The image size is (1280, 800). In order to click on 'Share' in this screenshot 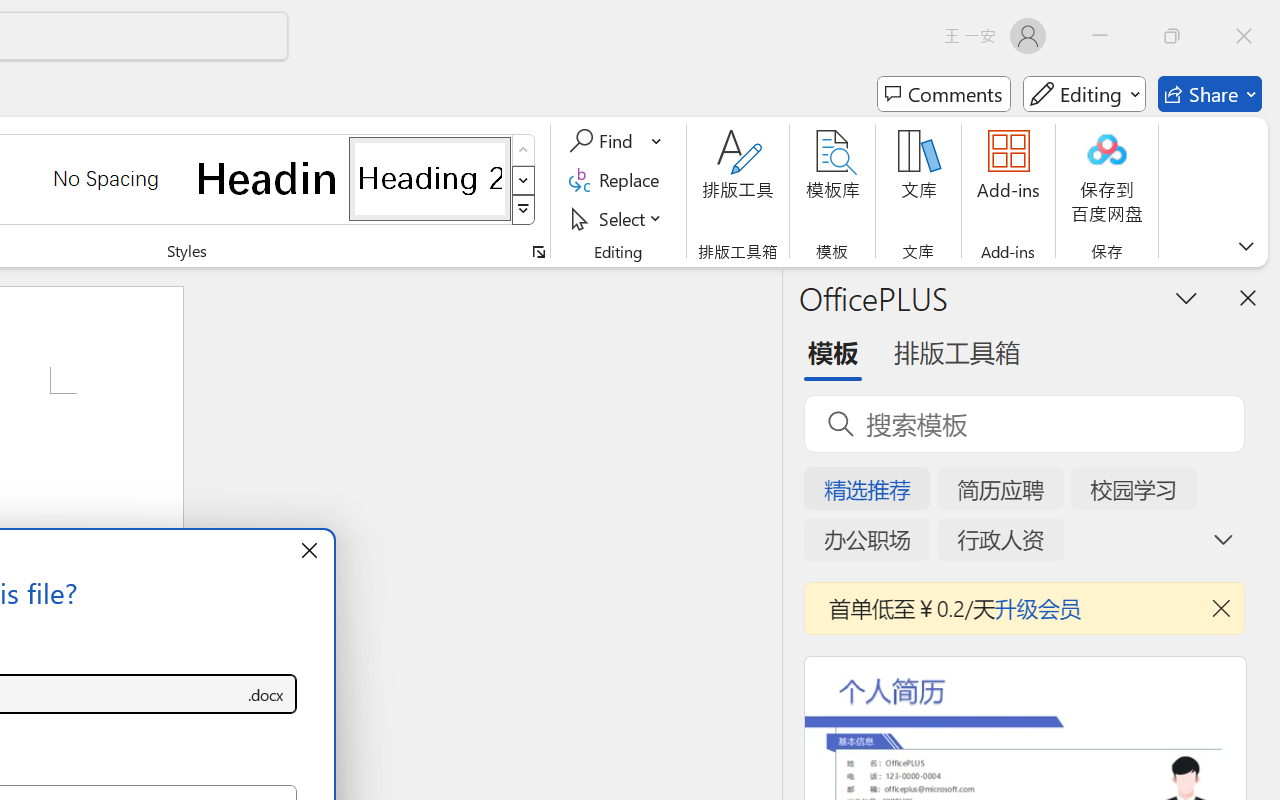, I will do `click(1209, 94)`.